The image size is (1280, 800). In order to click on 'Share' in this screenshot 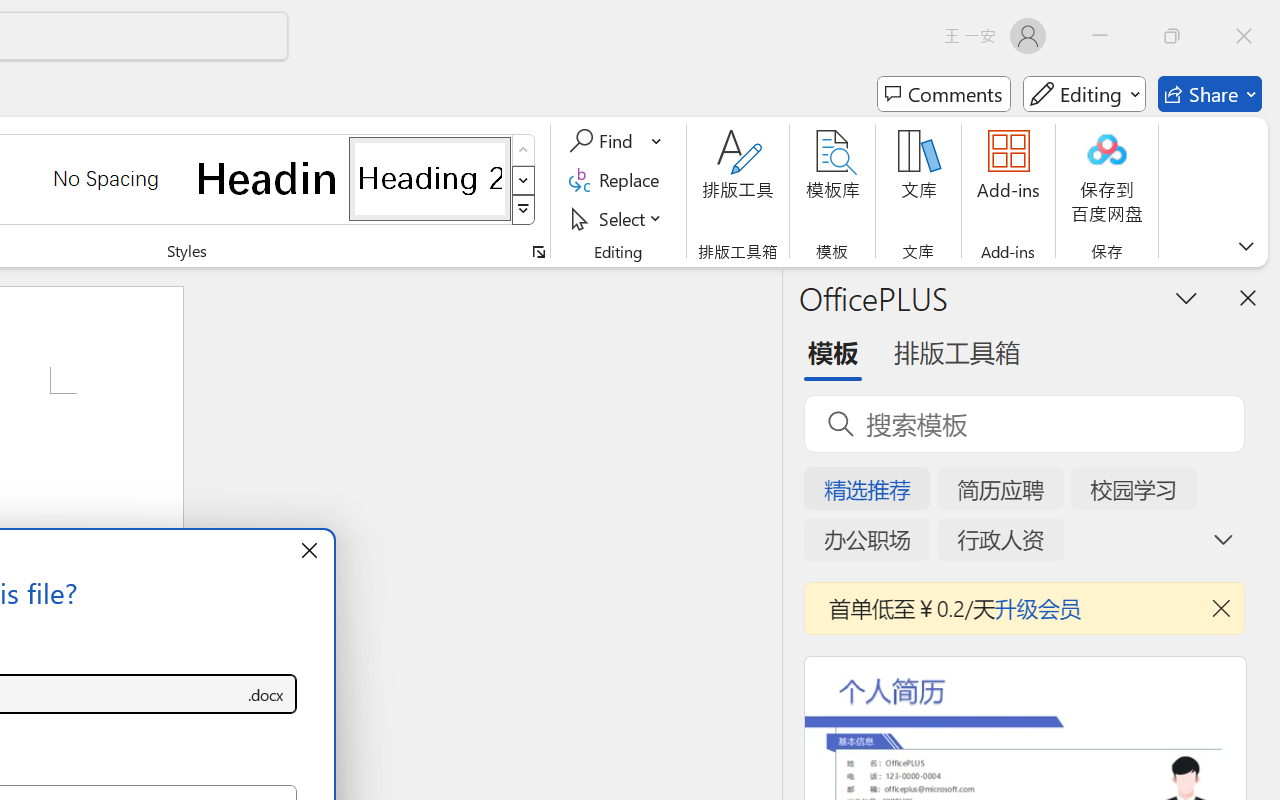, I will do `click(1209, 94)`.